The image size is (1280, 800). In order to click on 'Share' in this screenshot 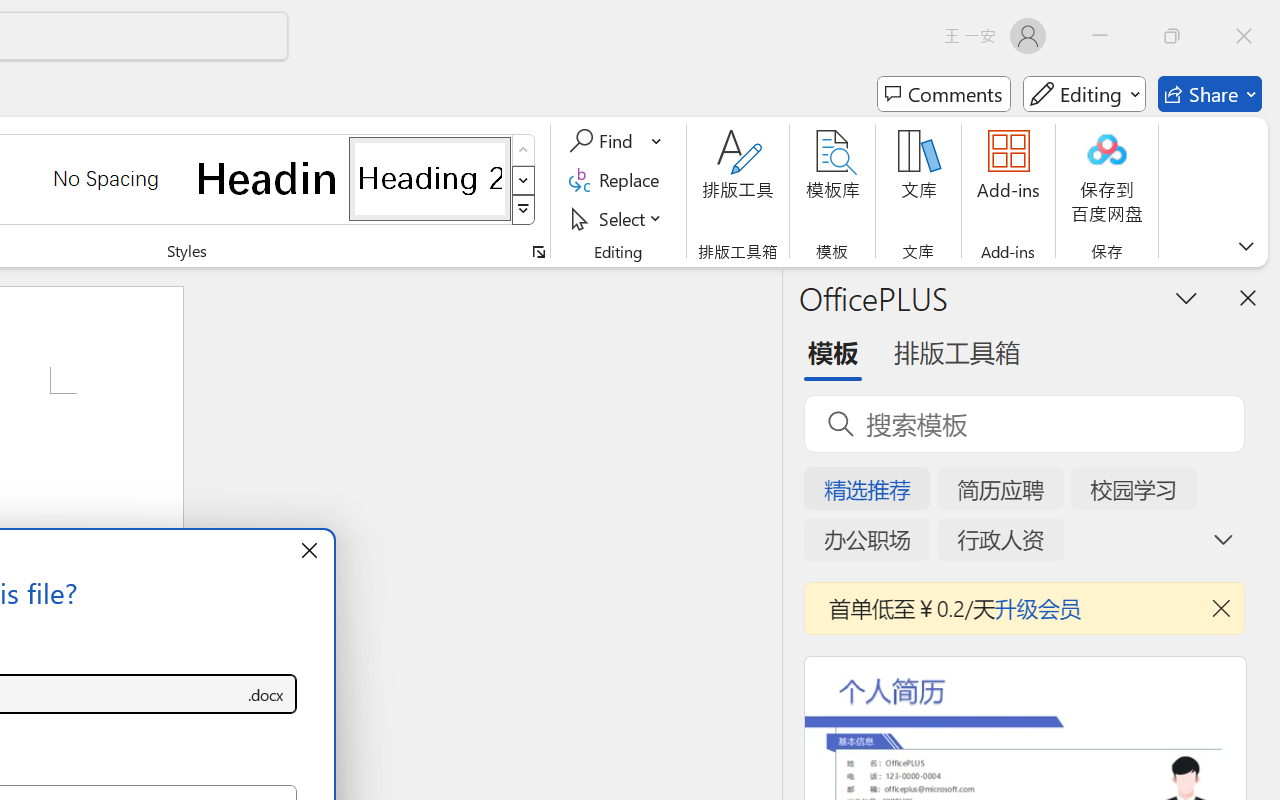, I will do `click(1209, 94)`.